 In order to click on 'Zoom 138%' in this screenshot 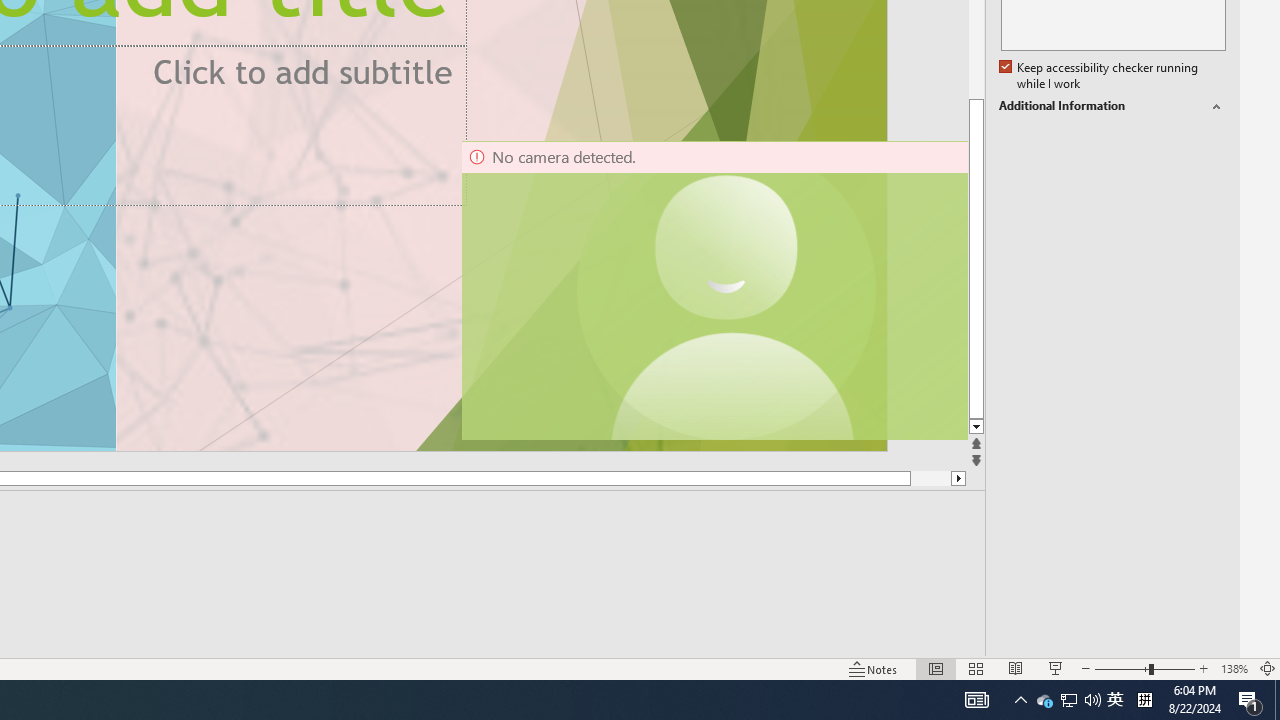, I will do `click(1233, 669)`.